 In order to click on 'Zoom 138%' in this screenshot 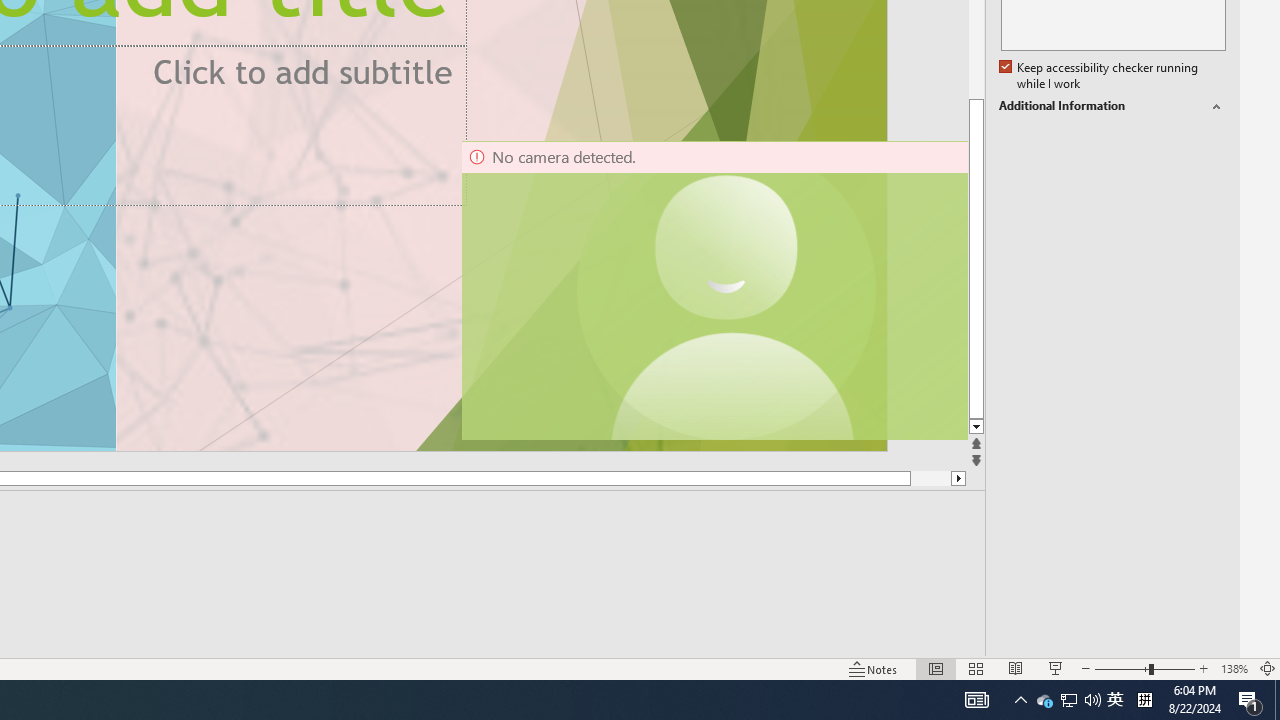, I will do `click(1233, 669)`.